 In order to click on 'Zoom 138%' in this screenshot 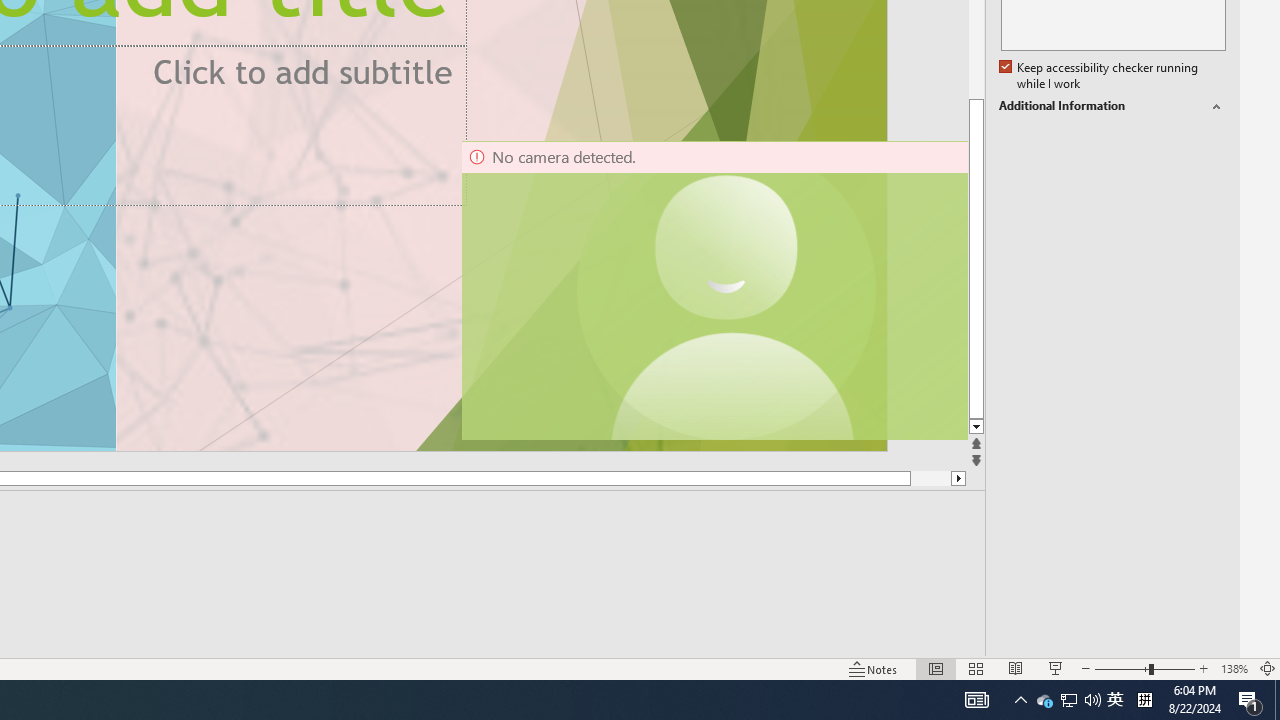, I will do `click(1233, 669)`.